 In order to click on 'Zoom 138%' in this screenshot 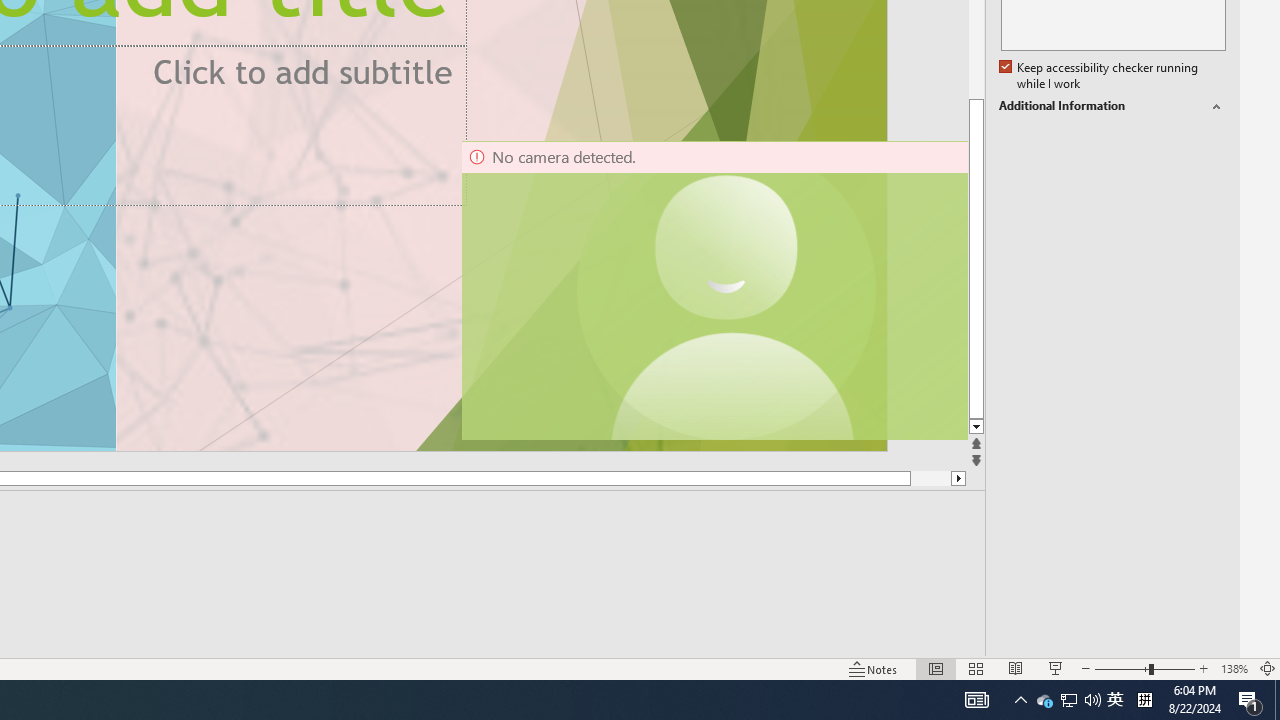, I will do `click(1233, 669)`.